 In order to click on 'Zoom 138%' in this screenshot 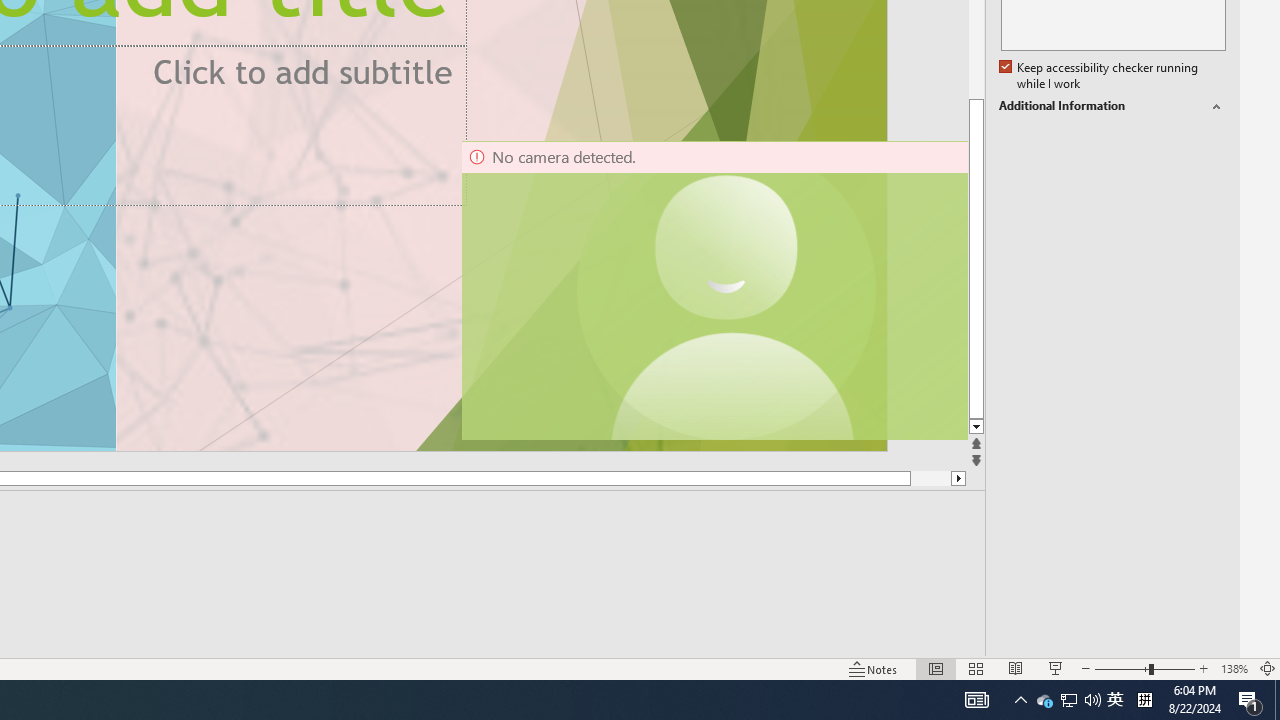, I will do `click(1233, 669)`.